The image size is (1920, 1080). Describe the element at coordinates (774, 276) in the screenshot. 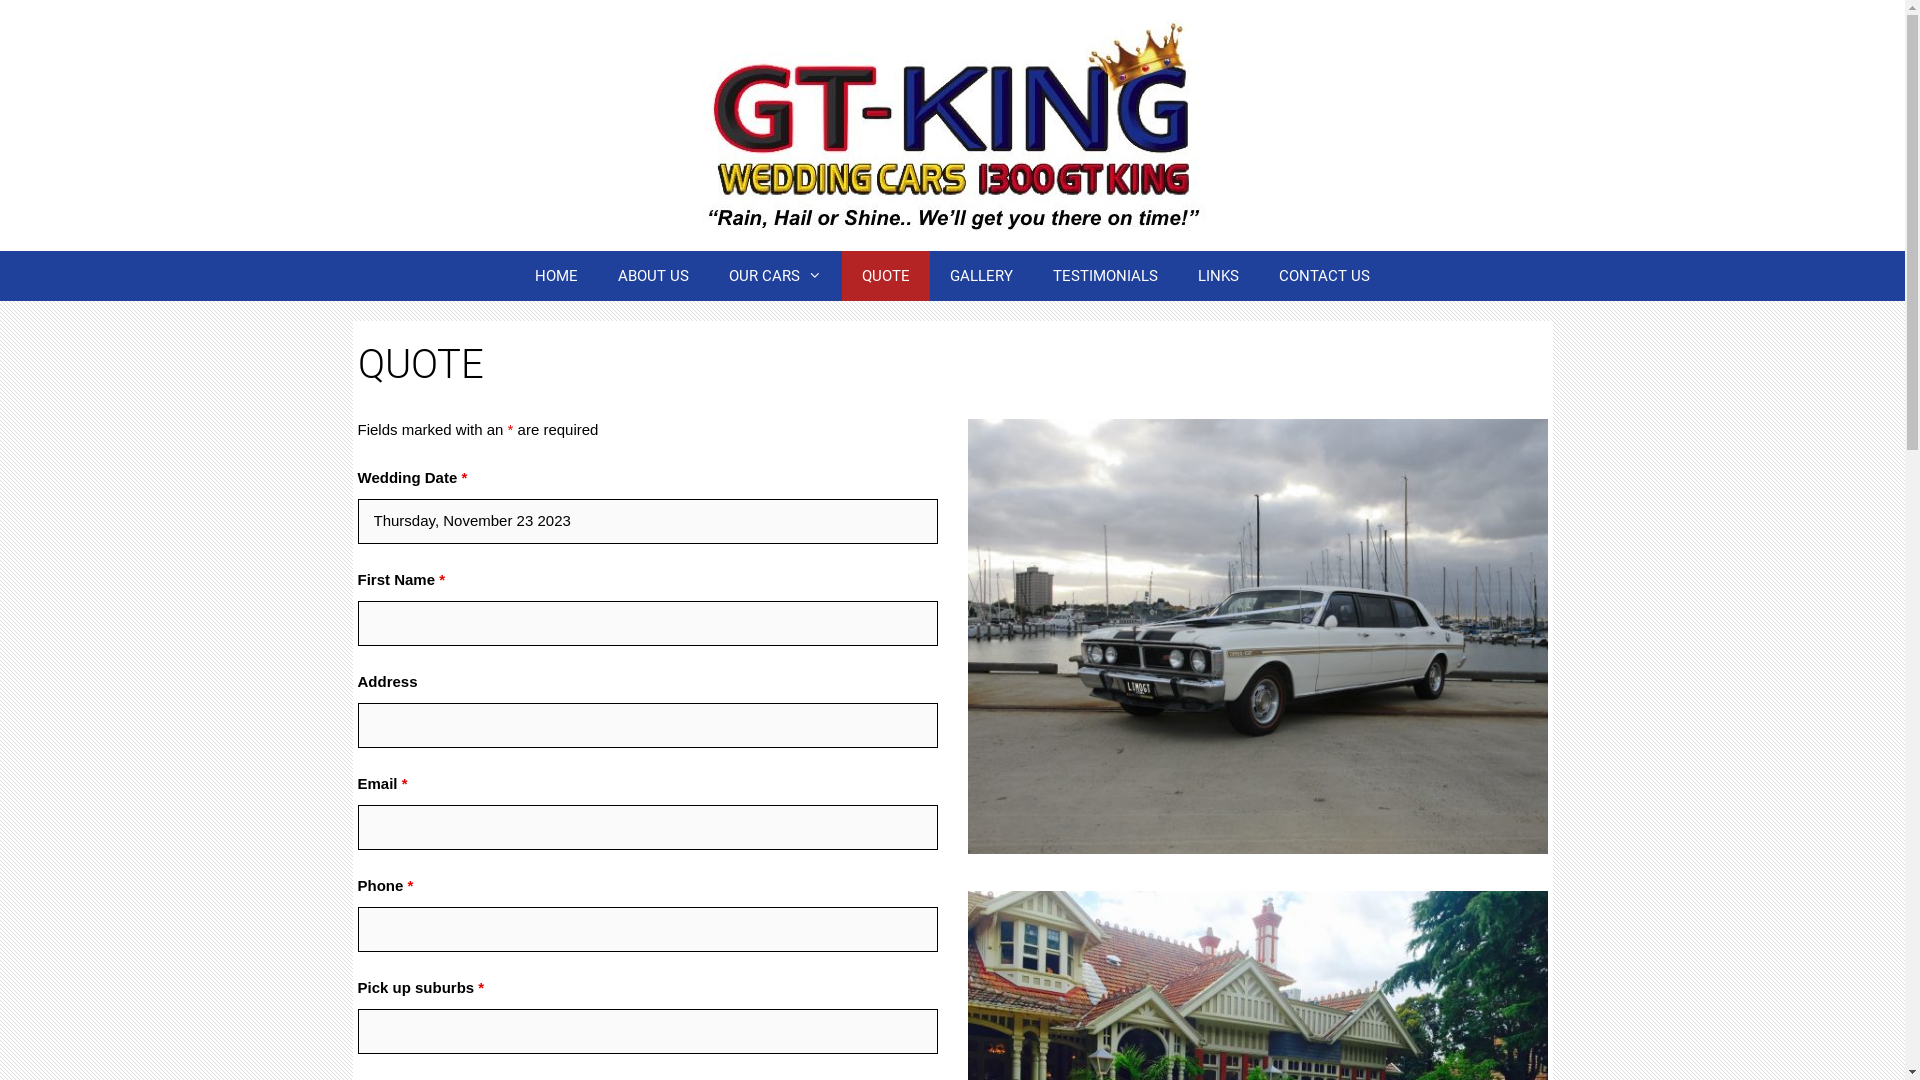

I see `'OUR CARS'` at that location.